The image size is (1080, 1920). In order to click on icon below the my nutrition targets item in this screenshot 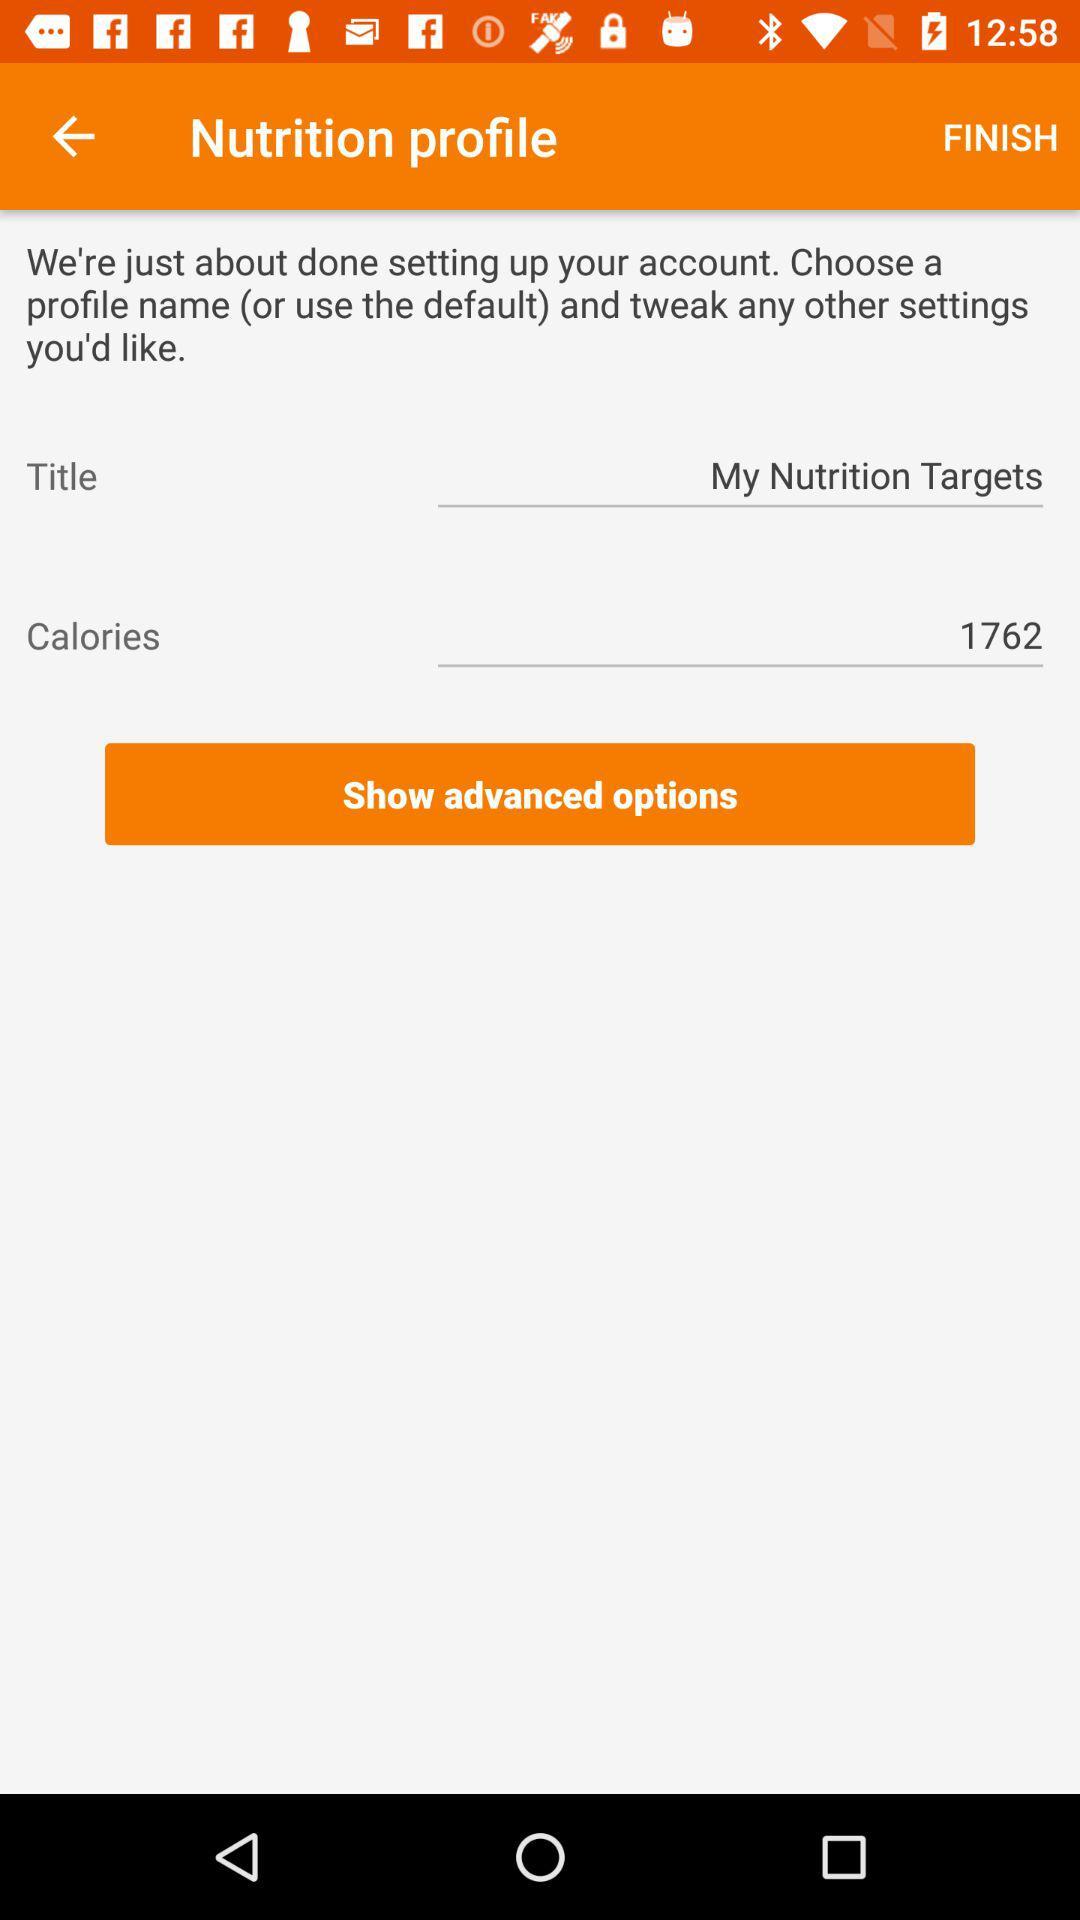, I will do `click(540, 555)`.